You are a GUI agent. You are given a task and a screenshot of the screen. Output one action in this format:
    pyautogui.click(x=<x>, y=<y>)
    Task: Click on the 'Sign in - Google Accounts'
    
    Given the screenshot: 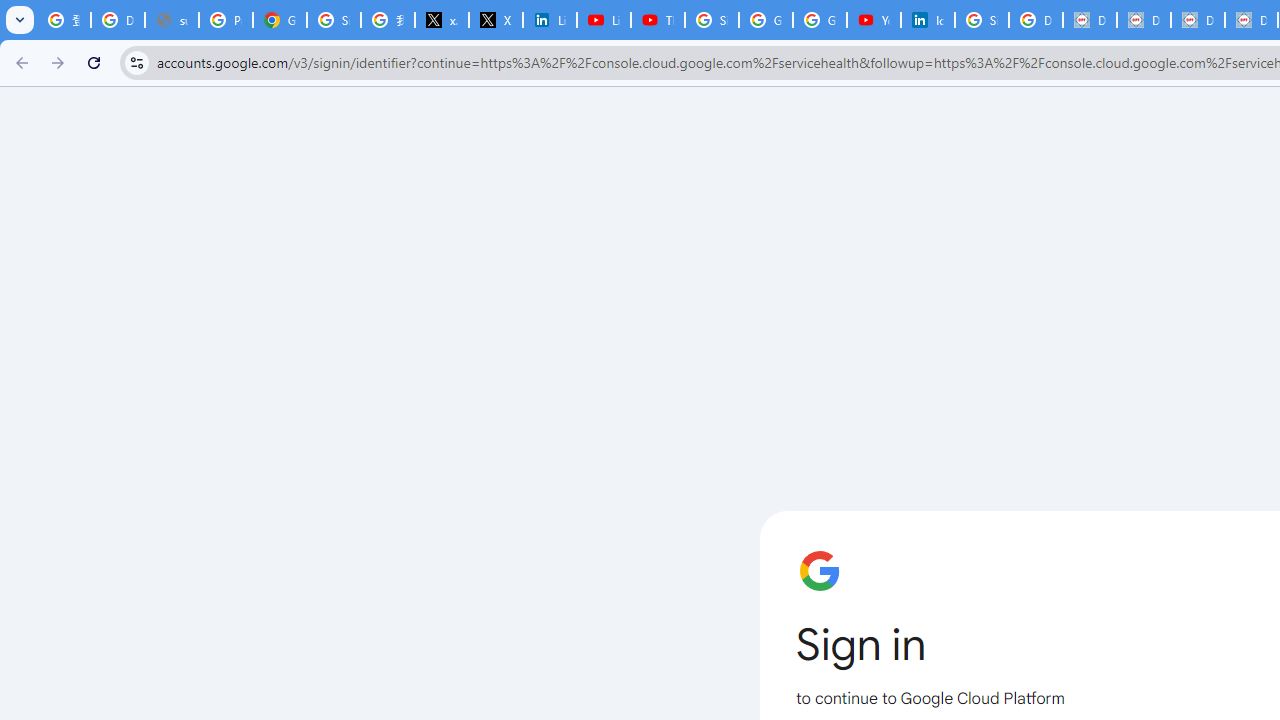 What is the action you would take?
    pyautogui.click(x=334, y=20)
    